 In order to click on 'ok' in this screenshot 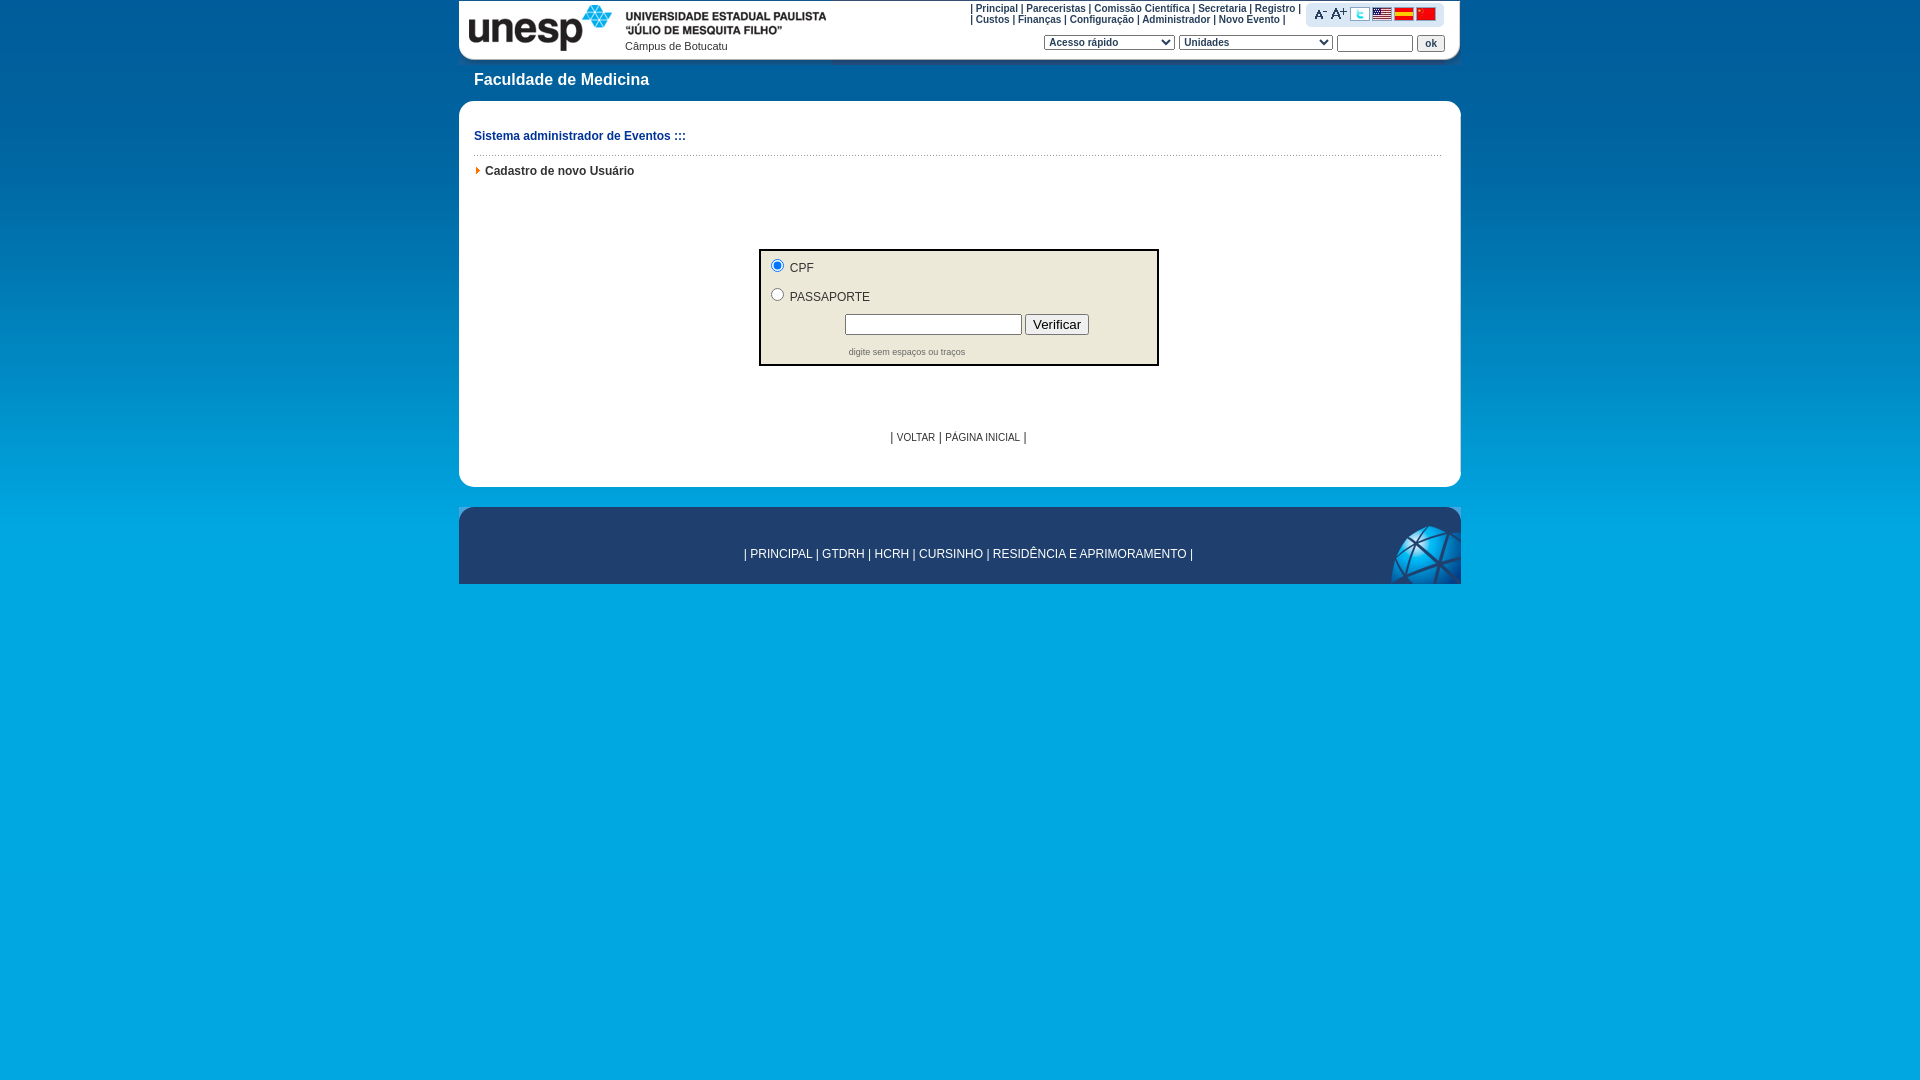, I will do `click(1429, 42)`.